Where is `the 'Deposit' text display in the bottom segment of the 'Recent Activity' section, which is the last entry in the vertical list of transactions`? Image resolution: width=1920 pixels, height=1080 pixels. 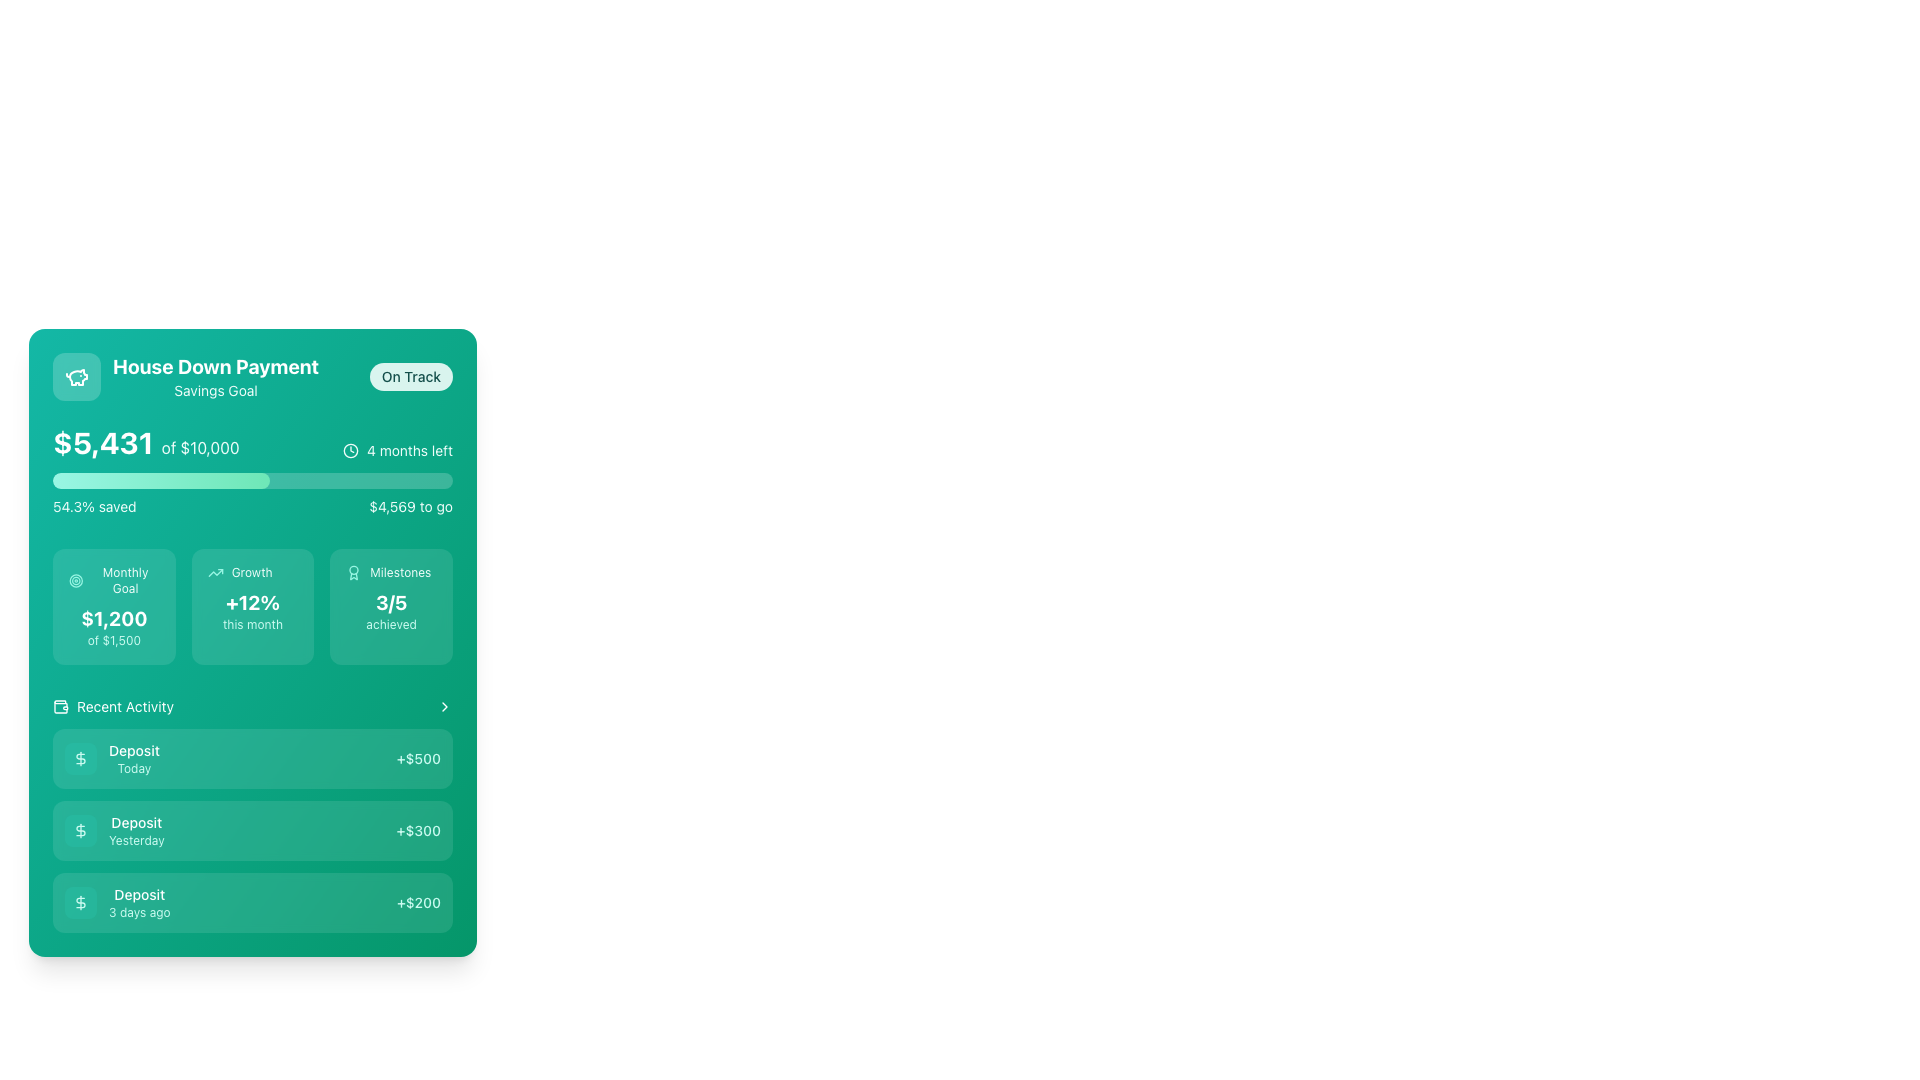 the 'Deposit' text display in the bottom segment of the 'Recent Activity' section, which is the last entry in the vertical list of transactions is located at coordinates (138, 902).